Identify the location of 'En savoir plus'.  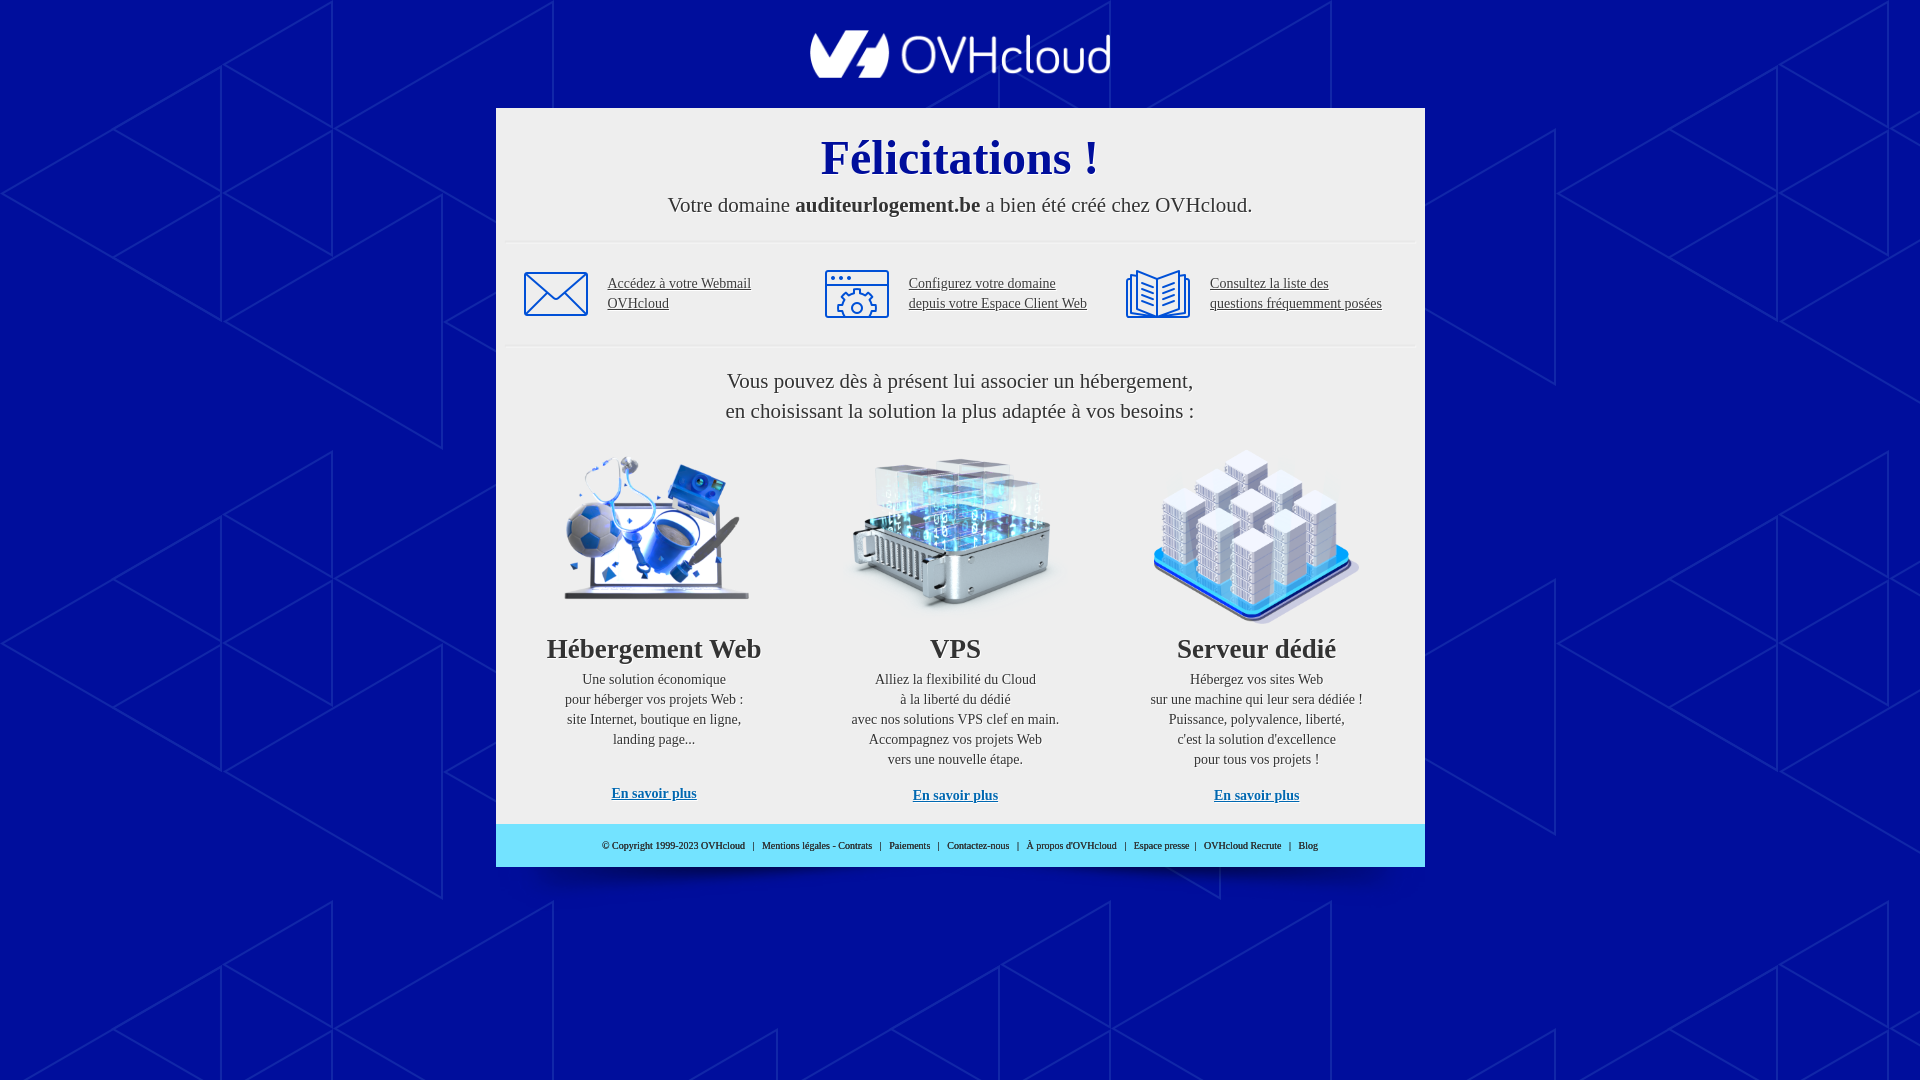
(1255, 794).